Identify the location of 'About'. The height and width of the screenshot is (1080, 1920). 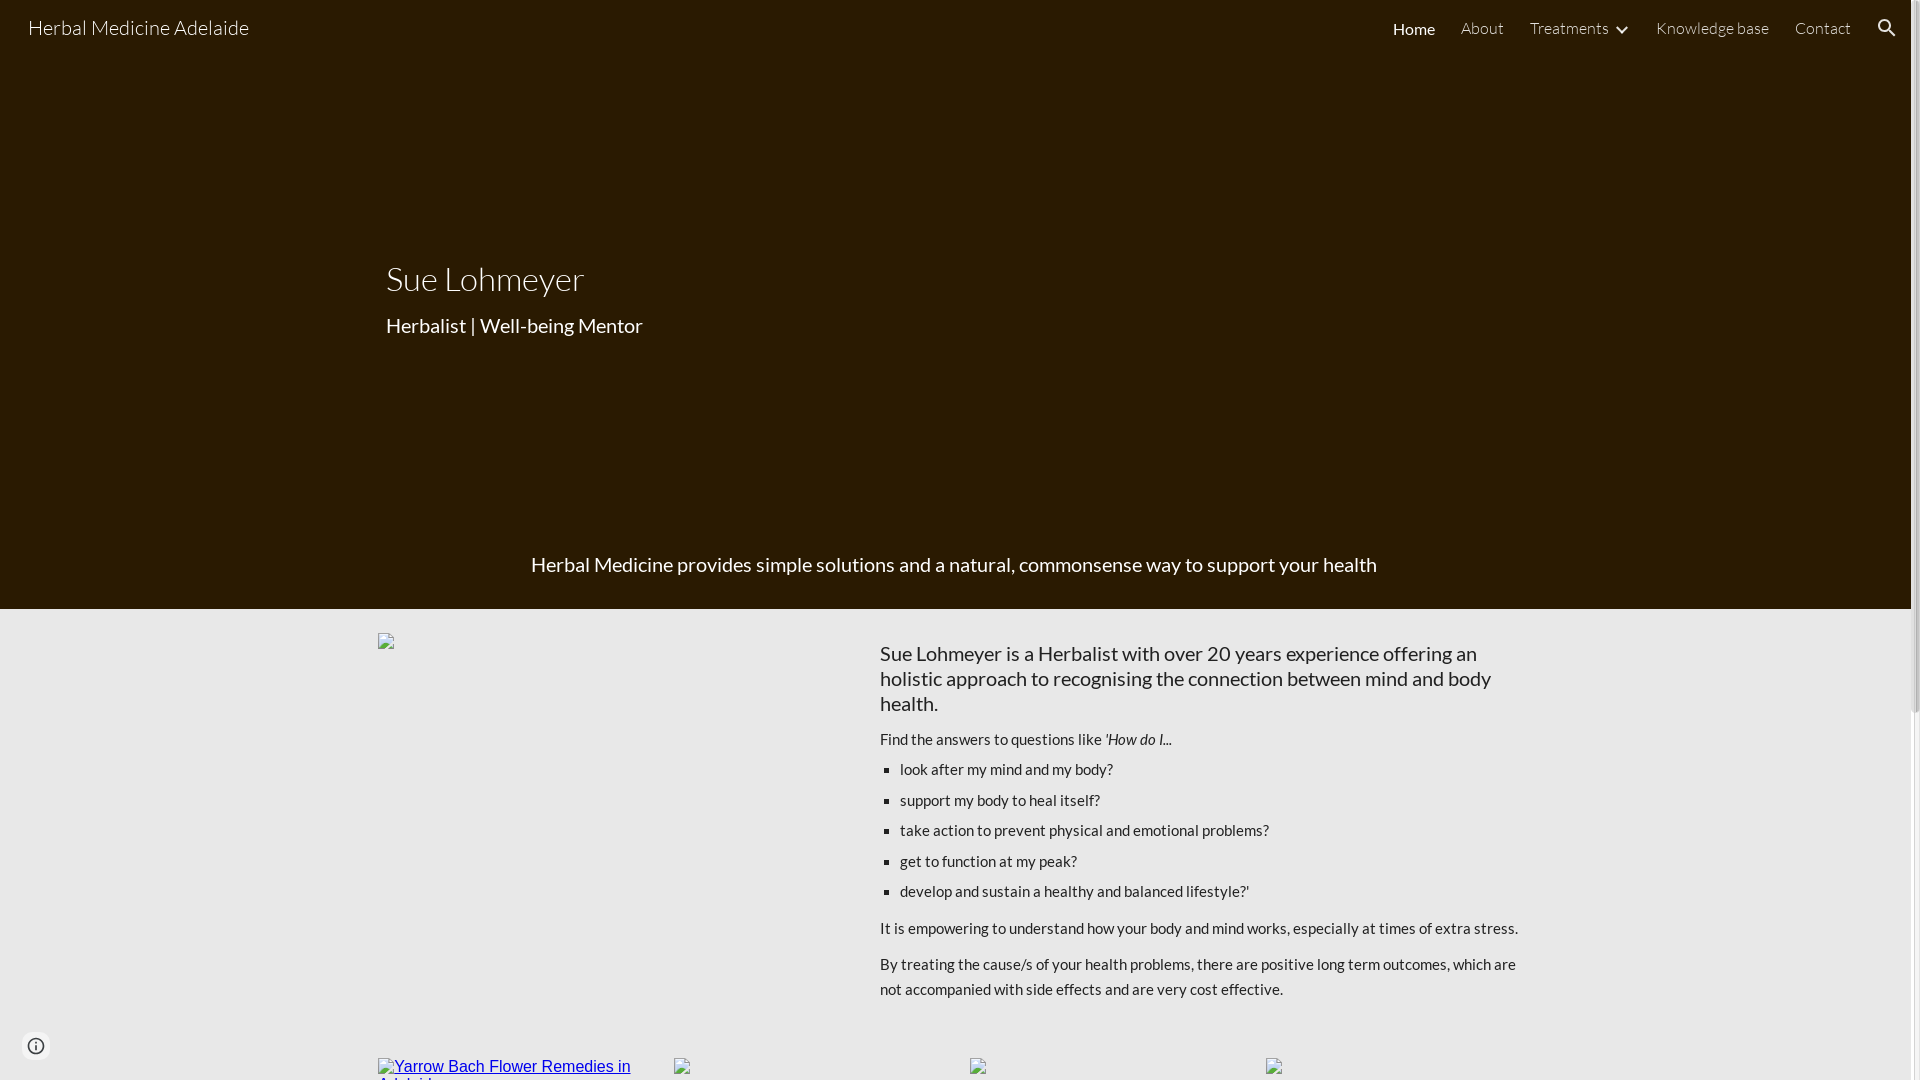
(1460, 27).